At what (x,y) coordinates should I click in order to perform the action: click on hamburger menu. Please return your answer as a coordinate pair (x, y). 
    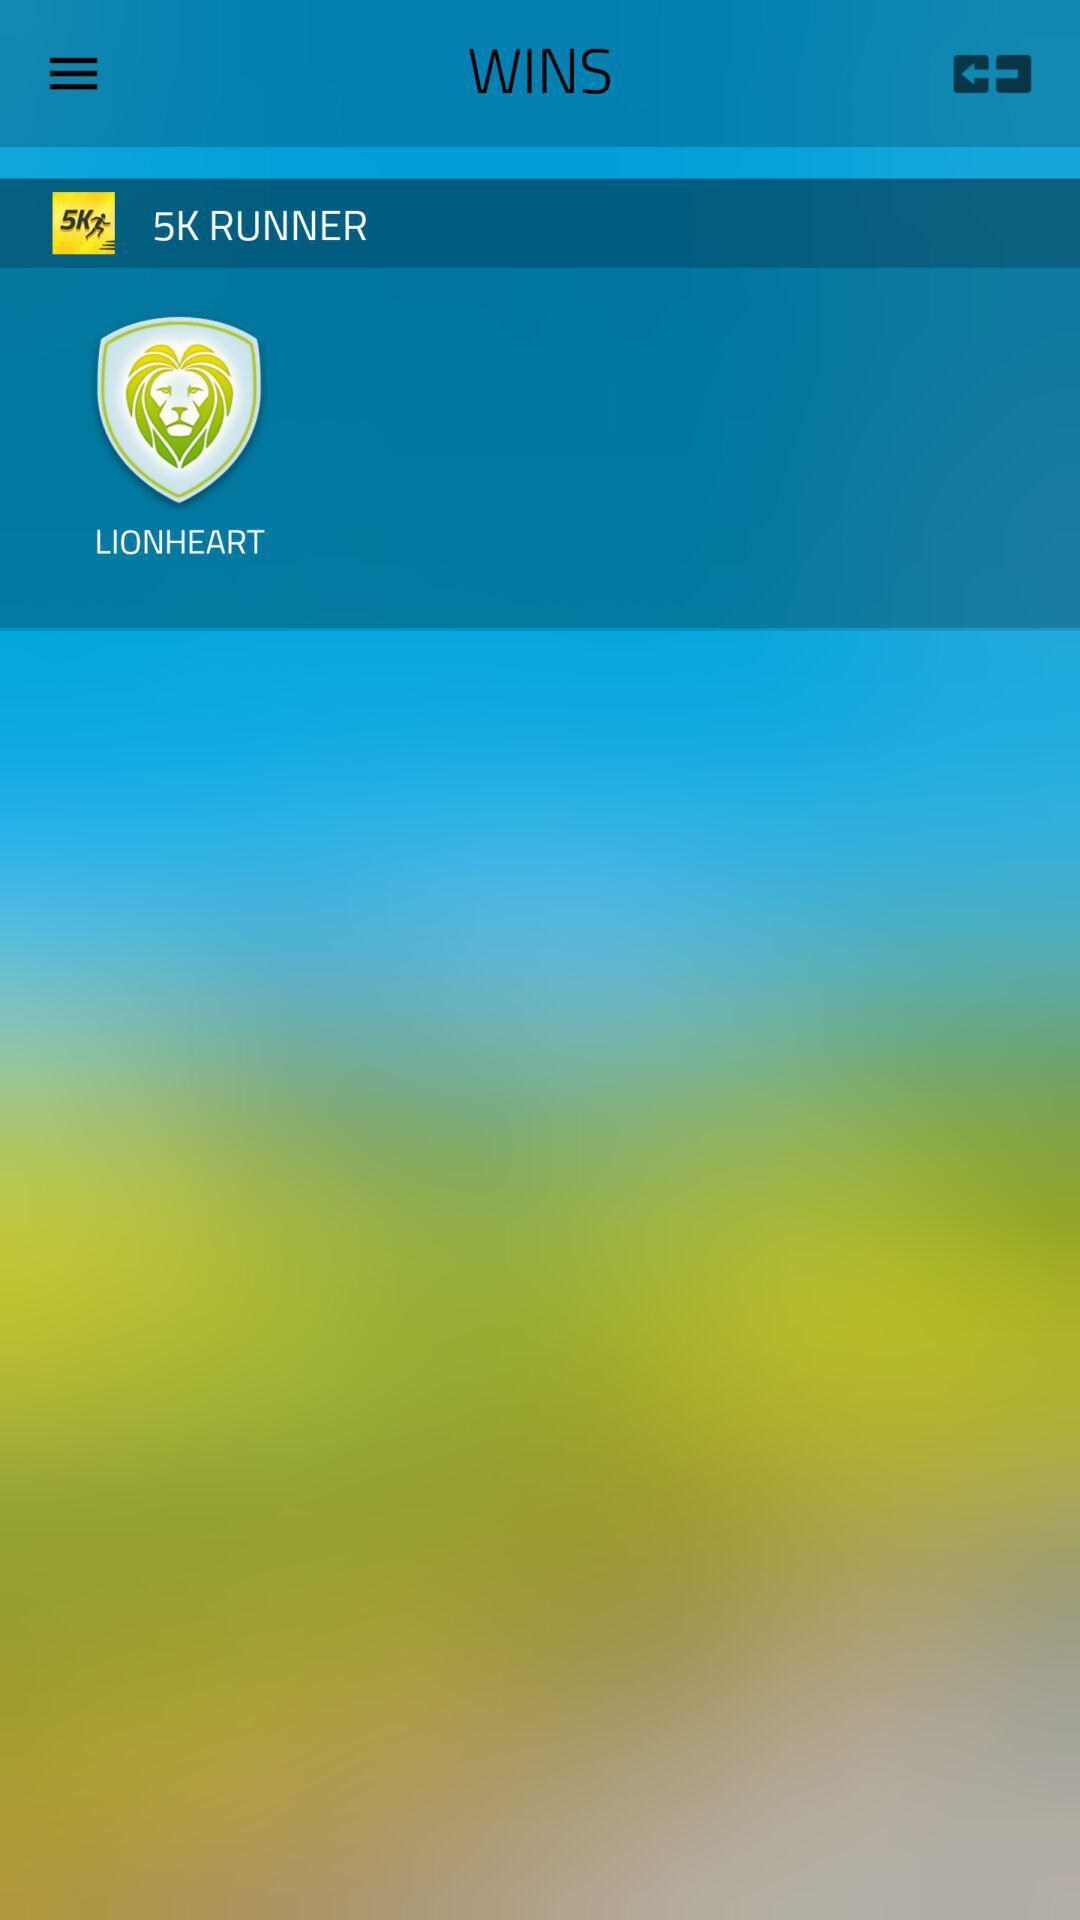
    Looking at the image, I should click on (80, 73).